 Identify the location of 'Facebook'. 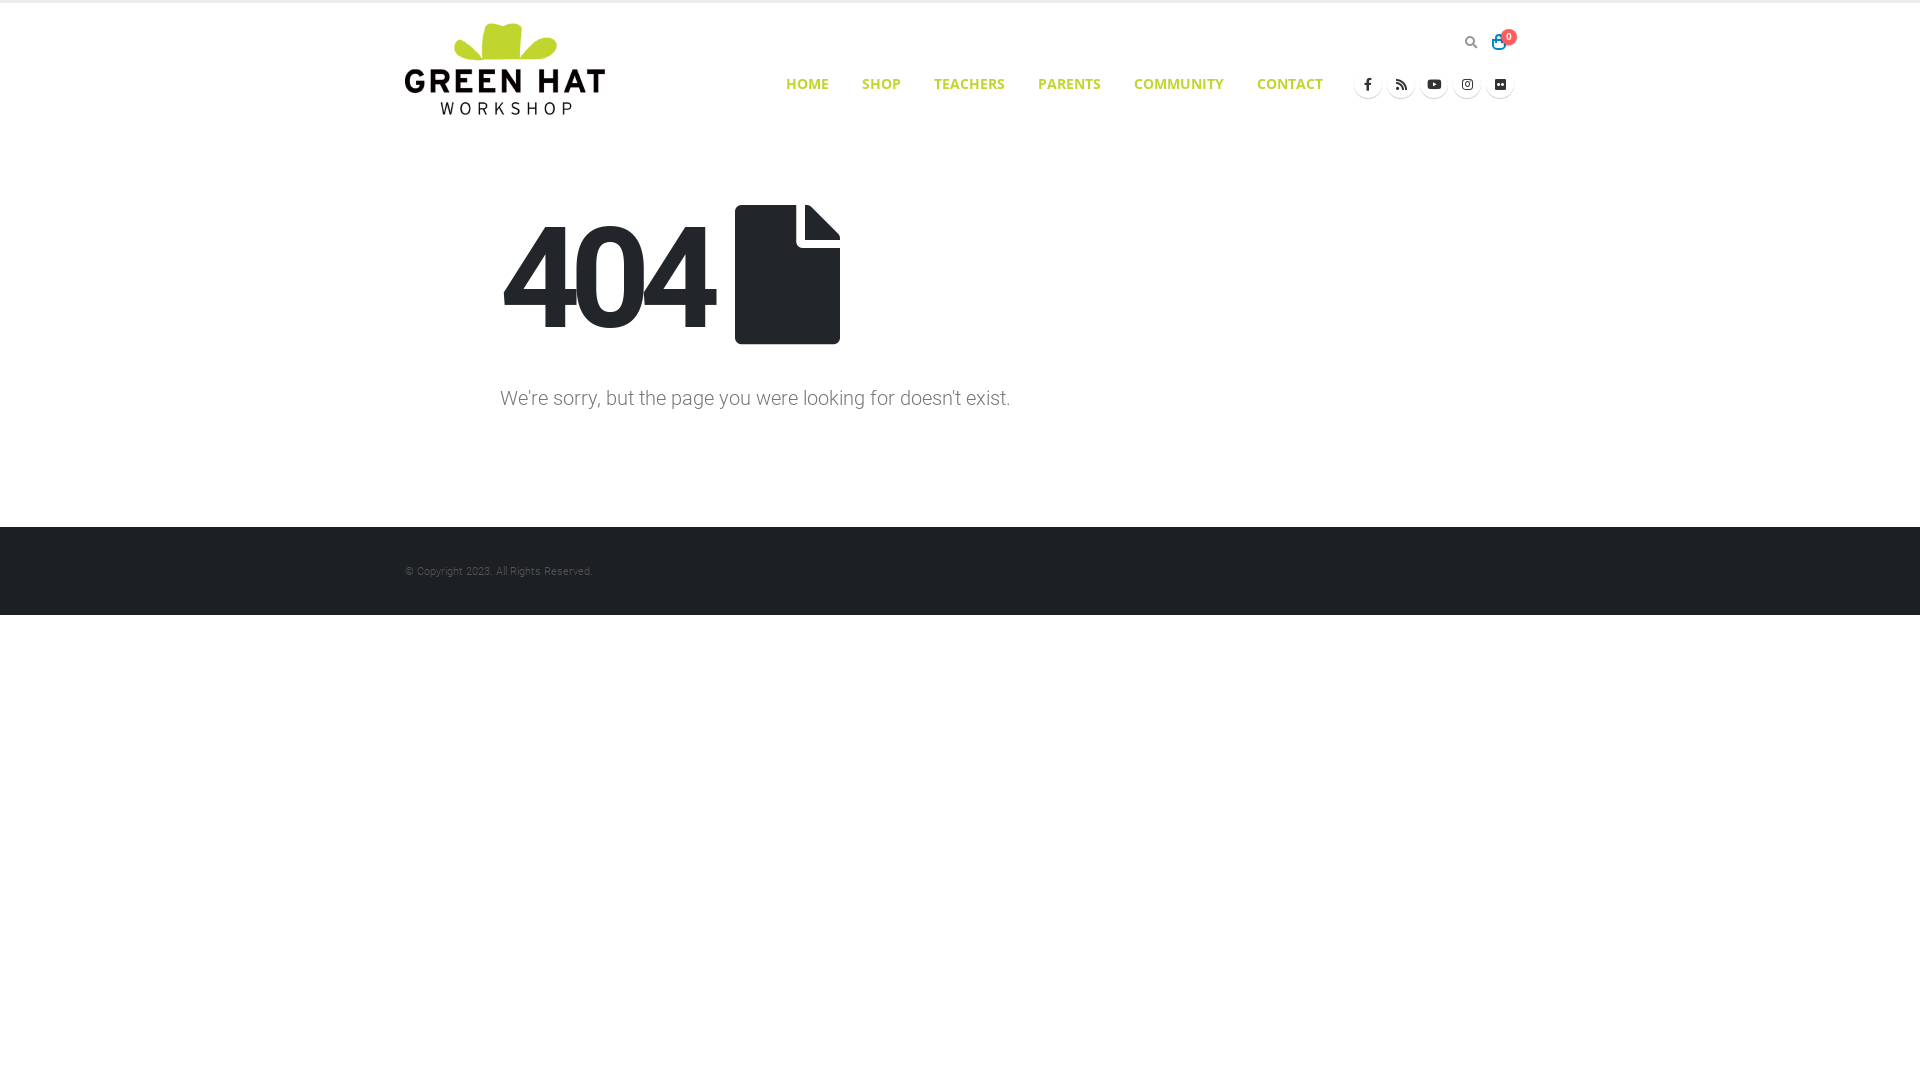
(1353, 83).